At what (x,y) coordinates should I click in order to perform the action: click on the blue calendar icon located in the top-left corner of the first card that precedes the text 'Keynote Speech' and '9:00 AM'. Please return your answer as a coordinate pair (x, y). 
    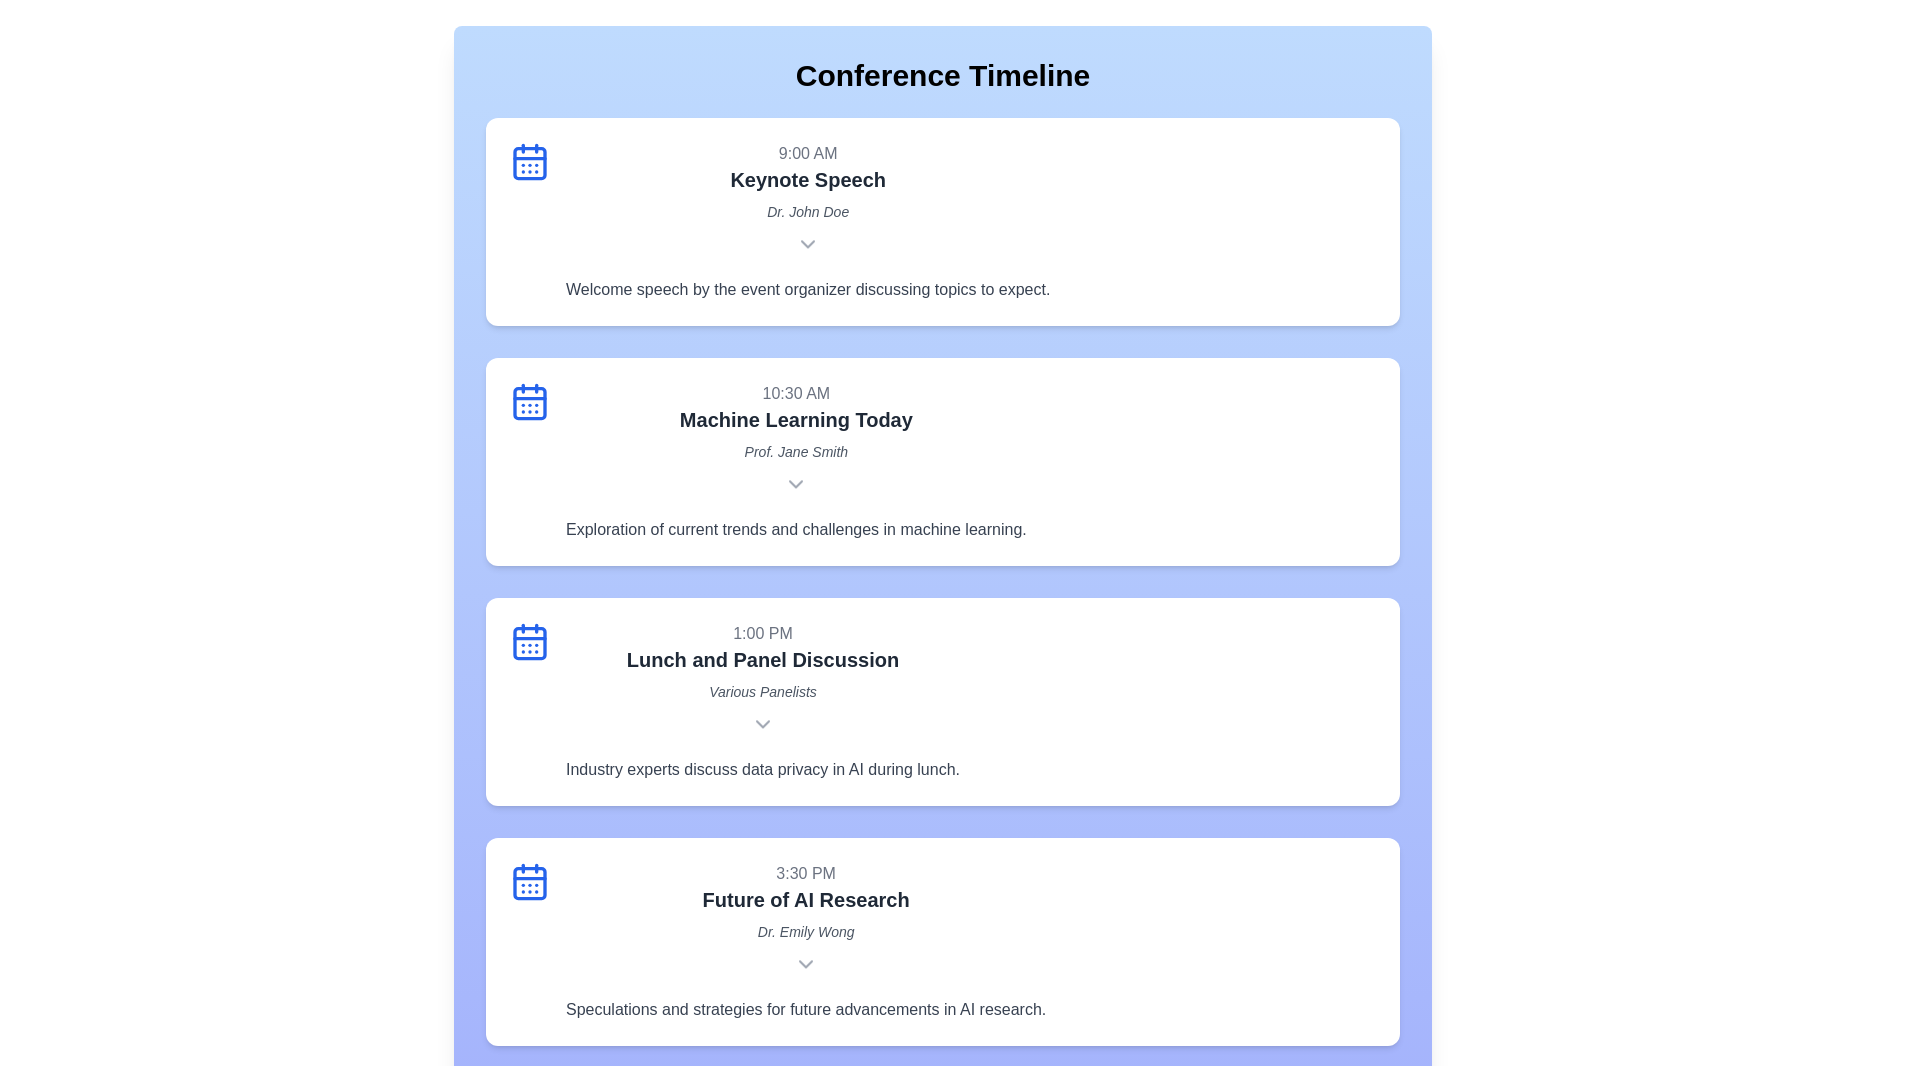
    Looking at the image, I should click on (529, 161).